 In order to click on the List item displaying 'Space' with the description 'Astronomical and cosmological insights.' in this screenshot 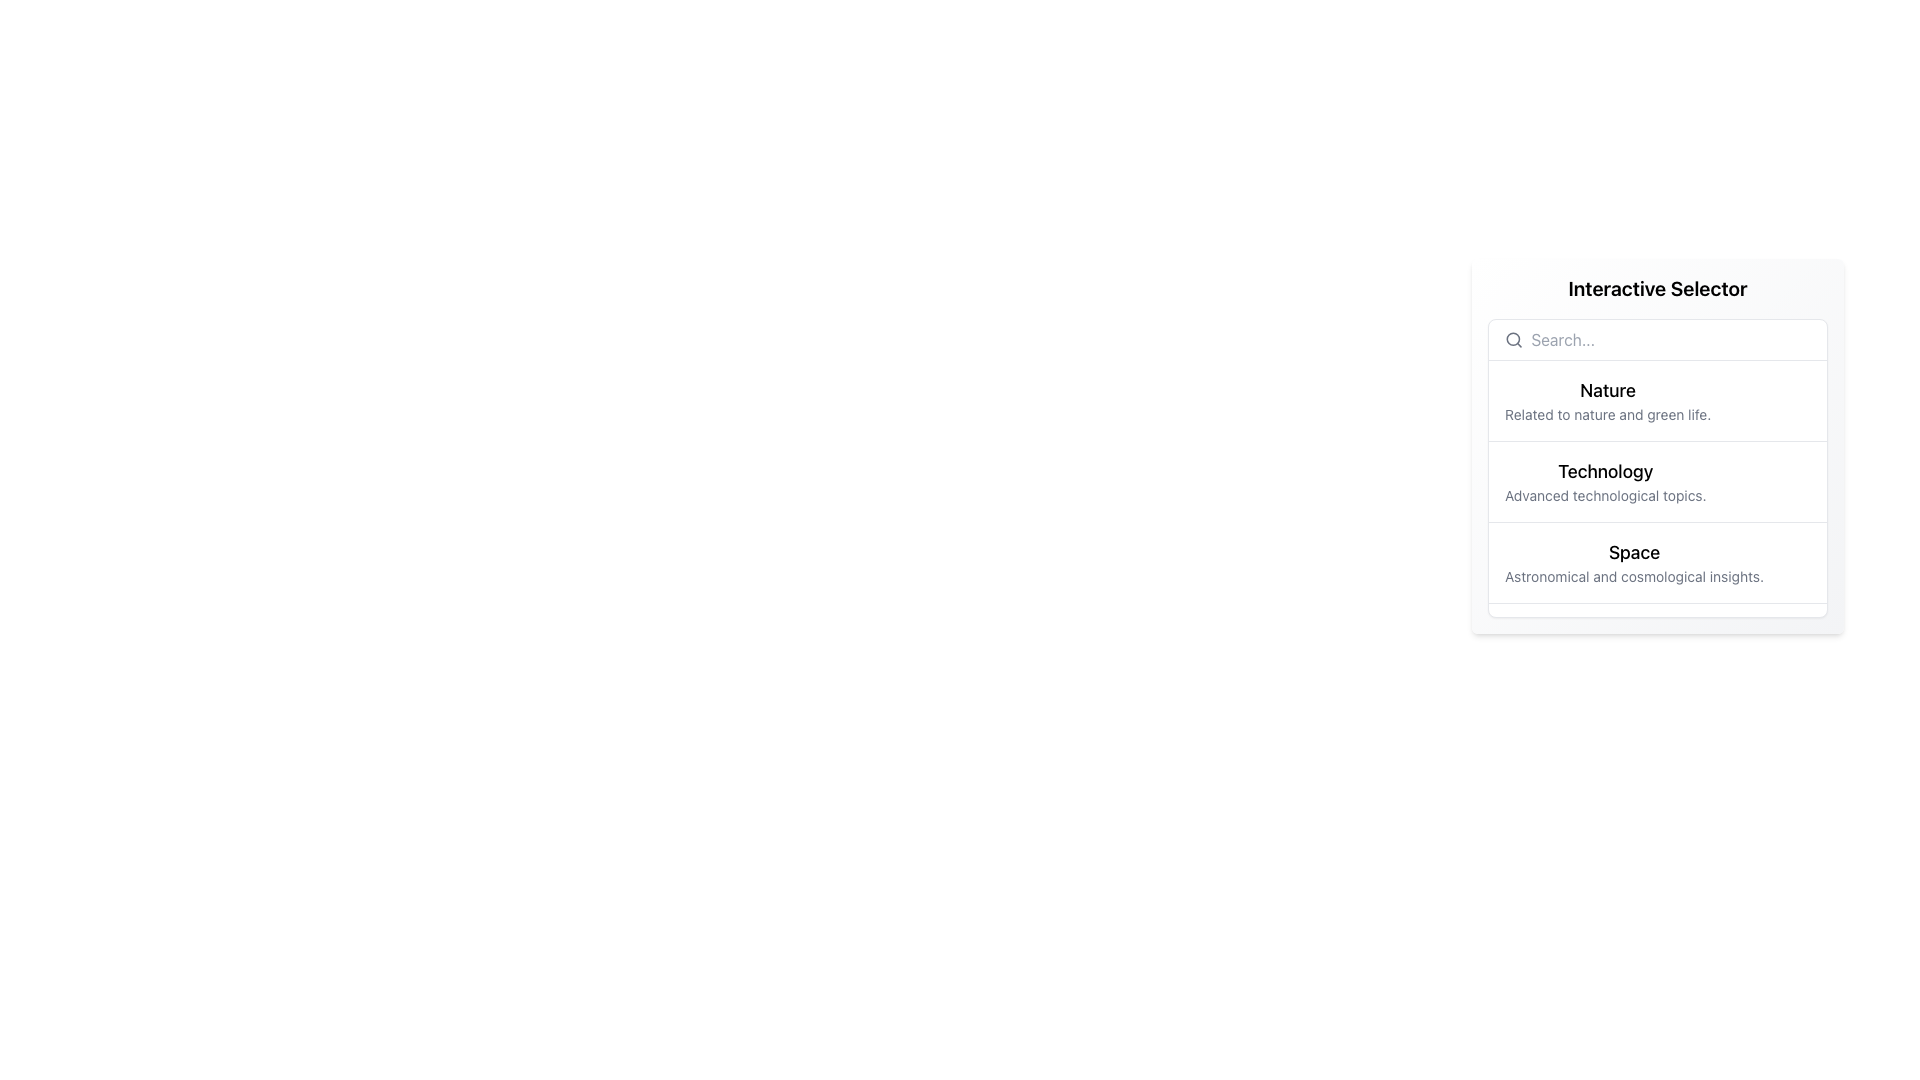, I will do `click(1634, 563)`.